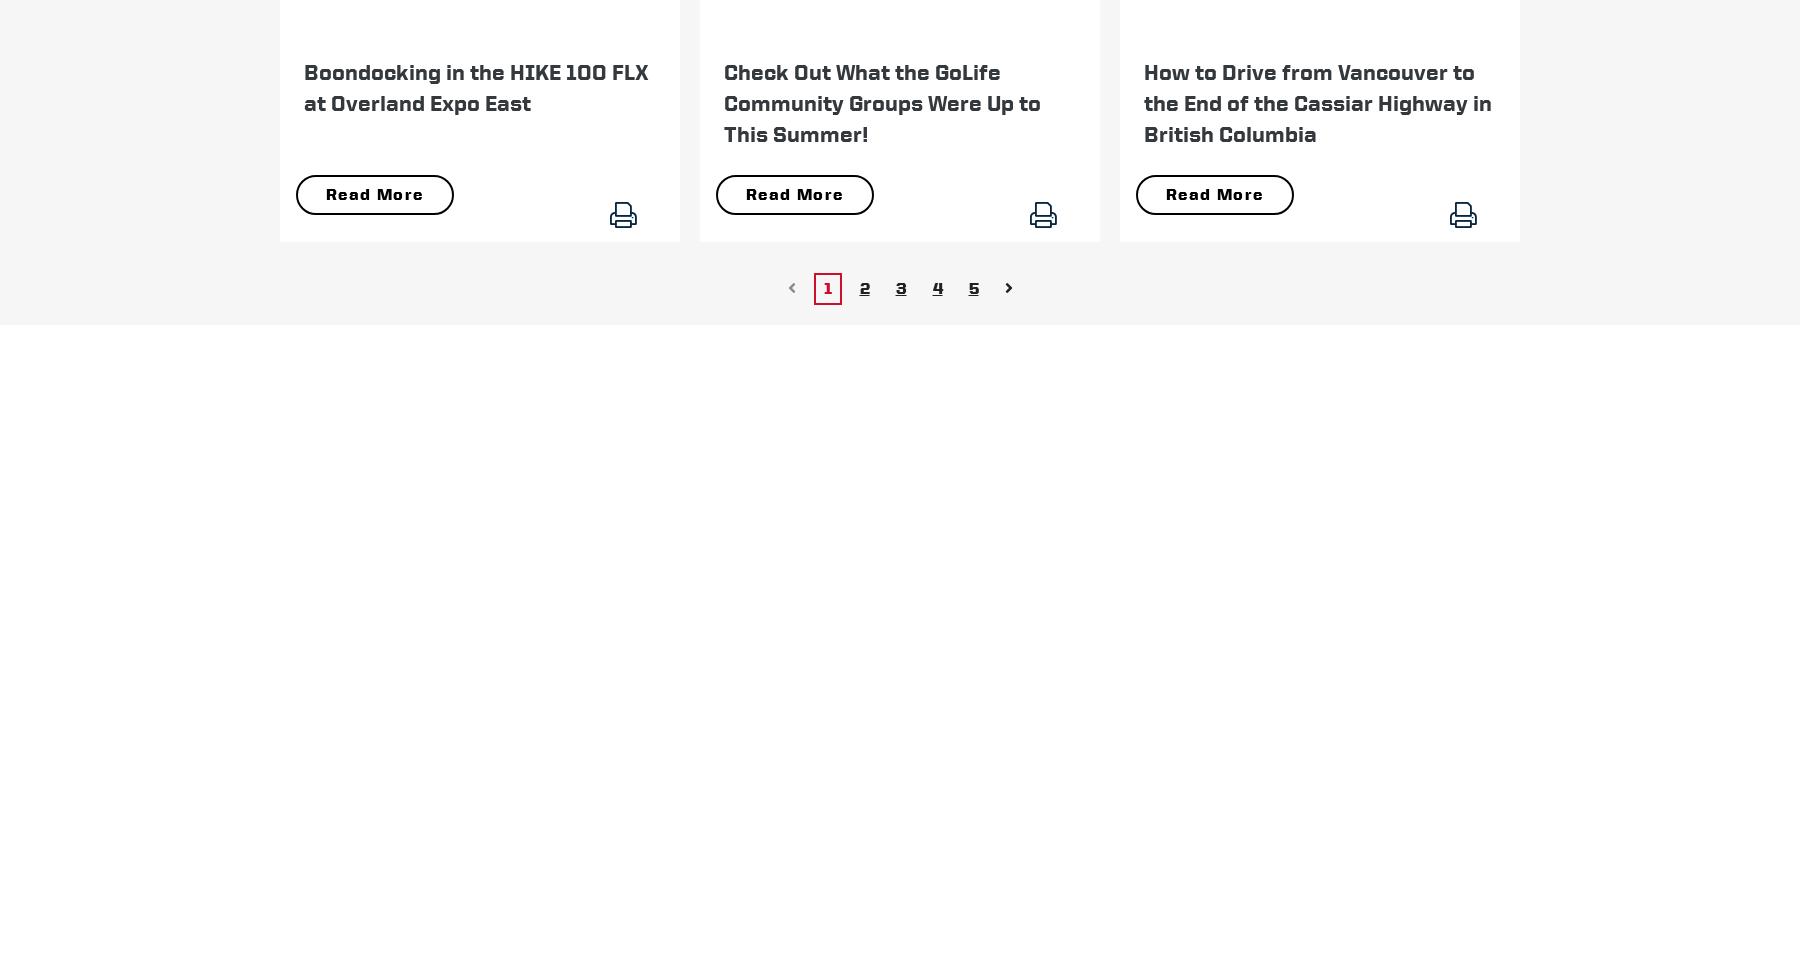  What do you see at coordinates (366, 575) in the screenshot?
I see `'.'` at bounding box center [366, 575].